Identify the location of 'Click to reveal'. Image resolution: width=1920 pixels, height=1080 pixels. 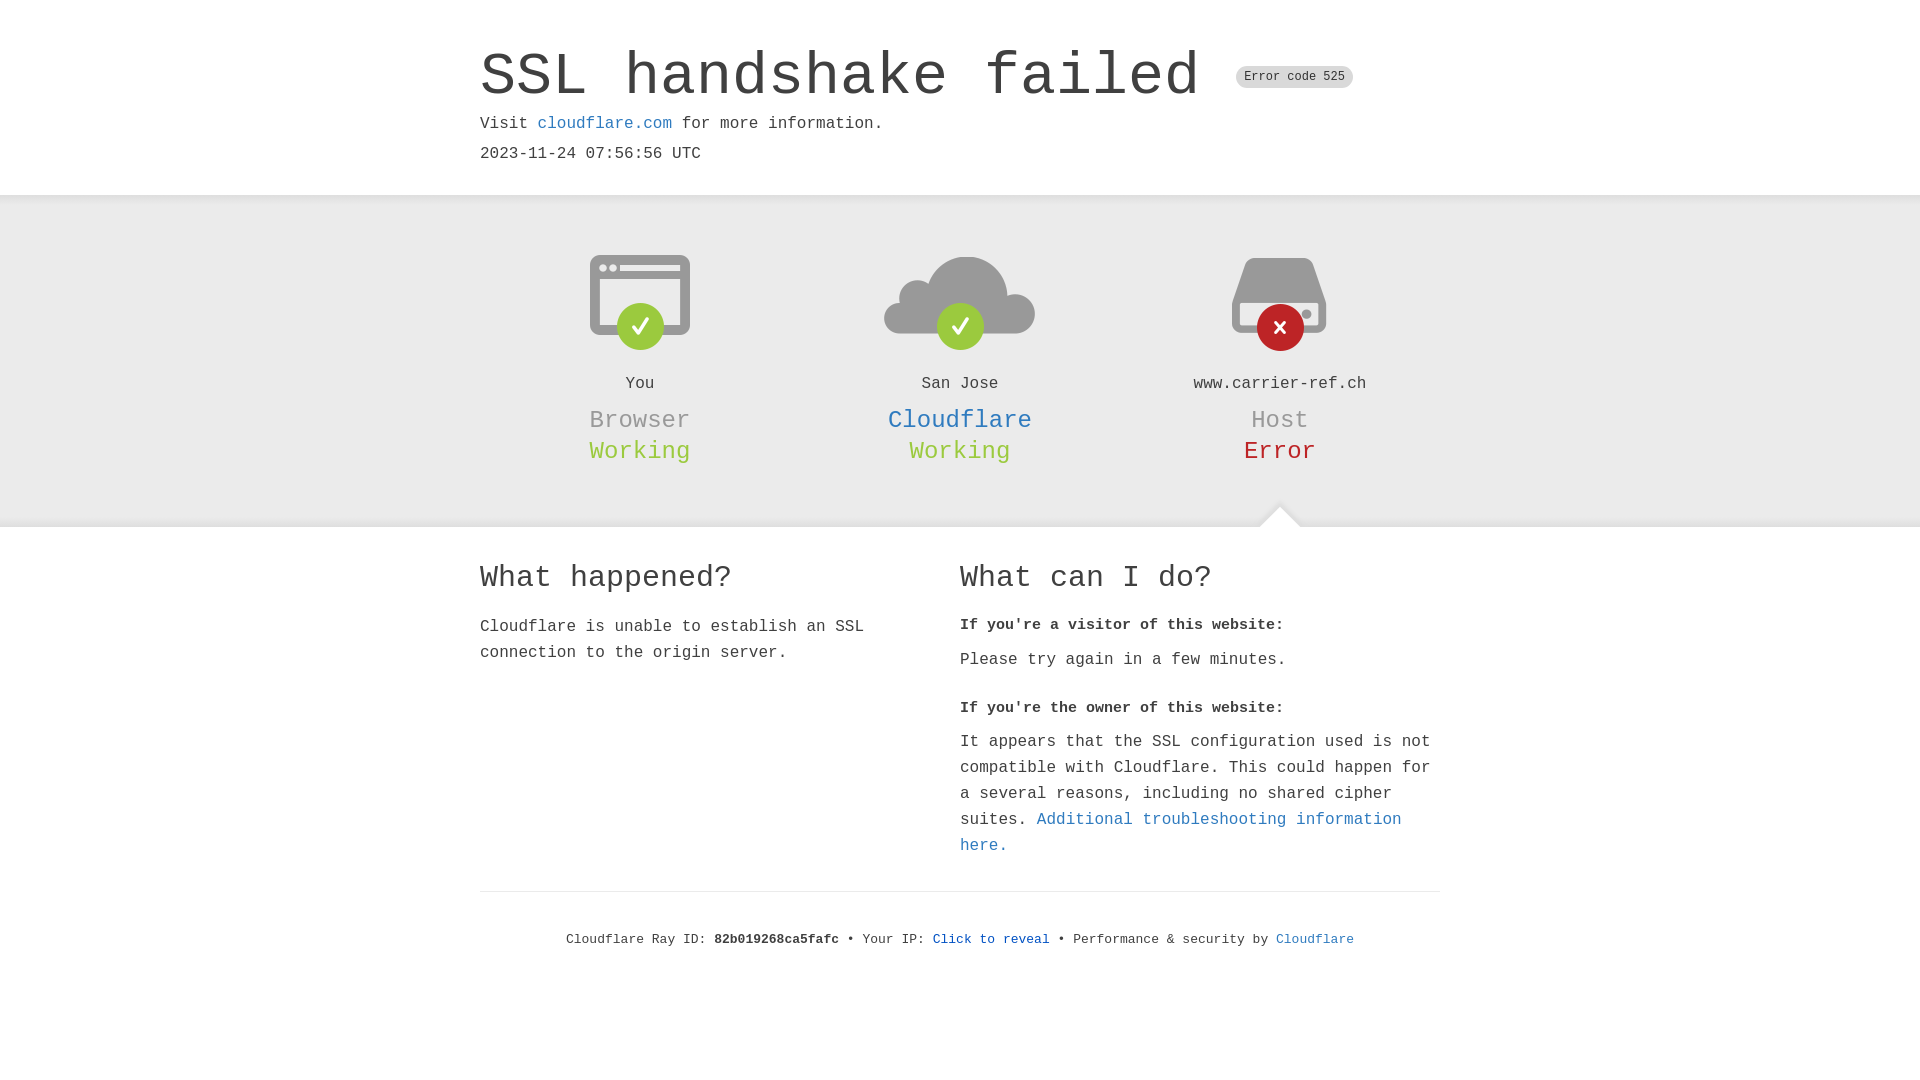
(991, 939).